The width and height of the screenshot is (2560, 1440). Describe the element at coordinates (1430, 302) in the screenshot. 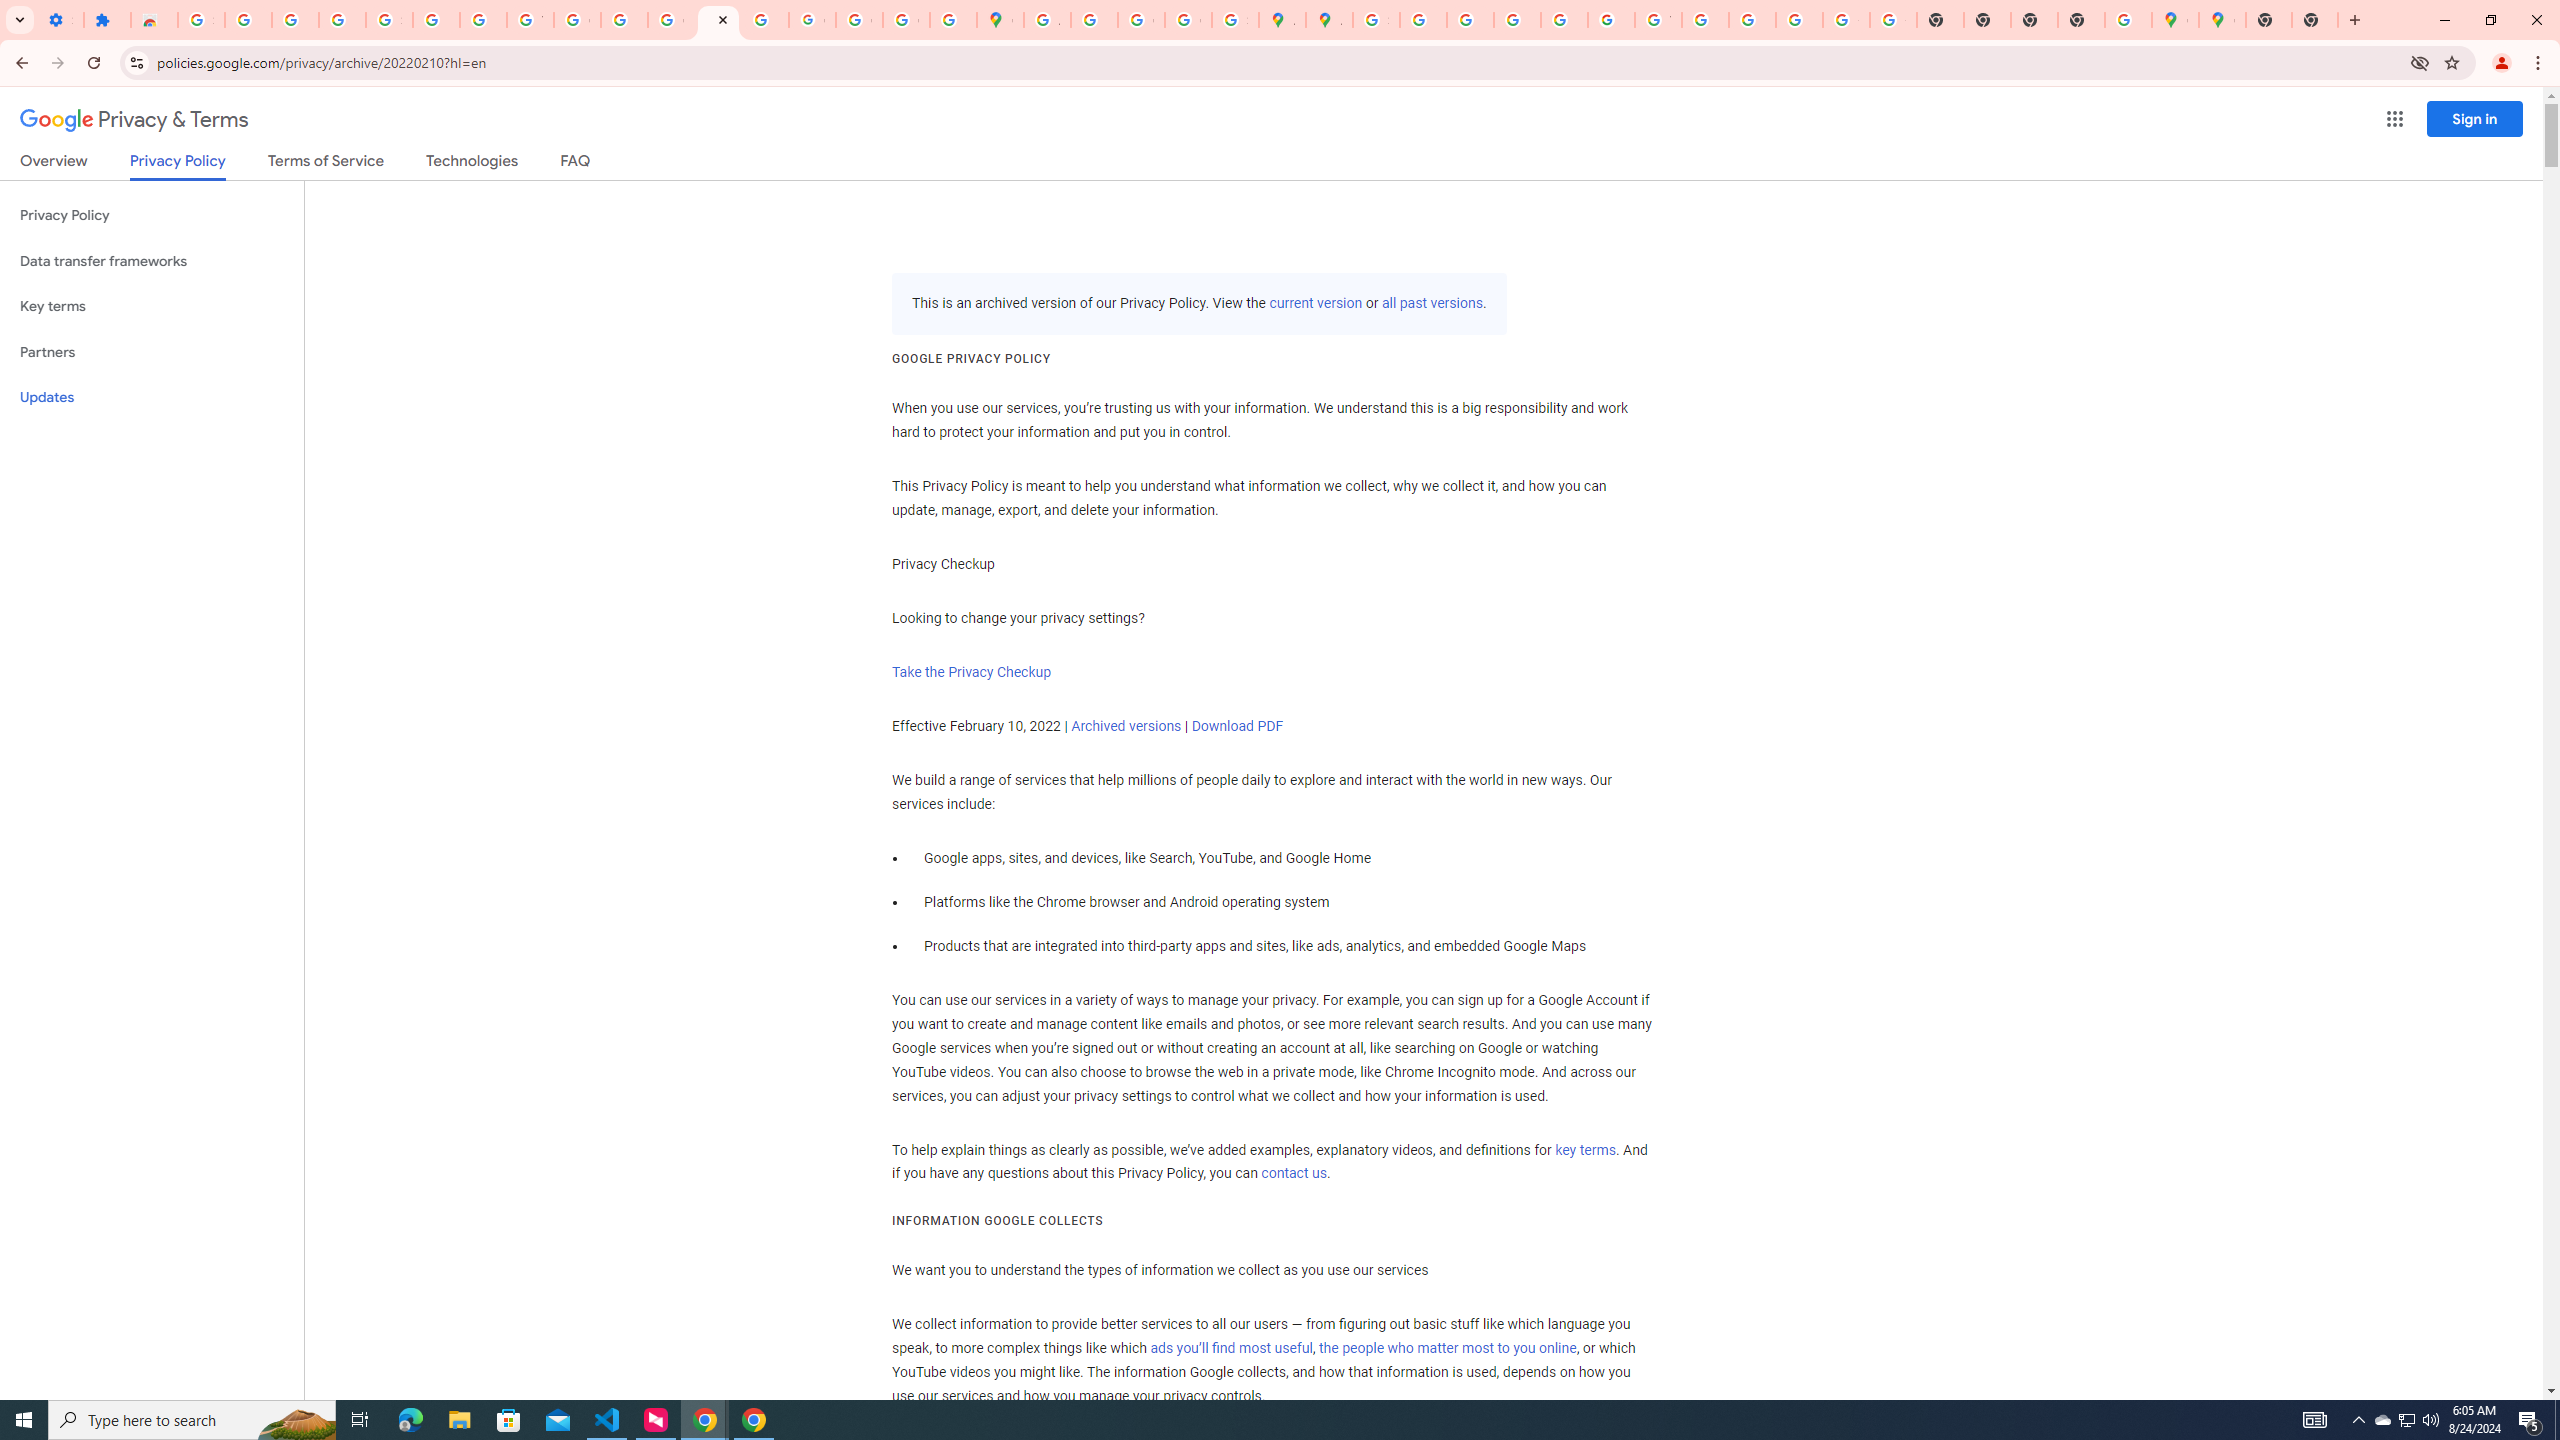

I see `'all past versions'` at that location.